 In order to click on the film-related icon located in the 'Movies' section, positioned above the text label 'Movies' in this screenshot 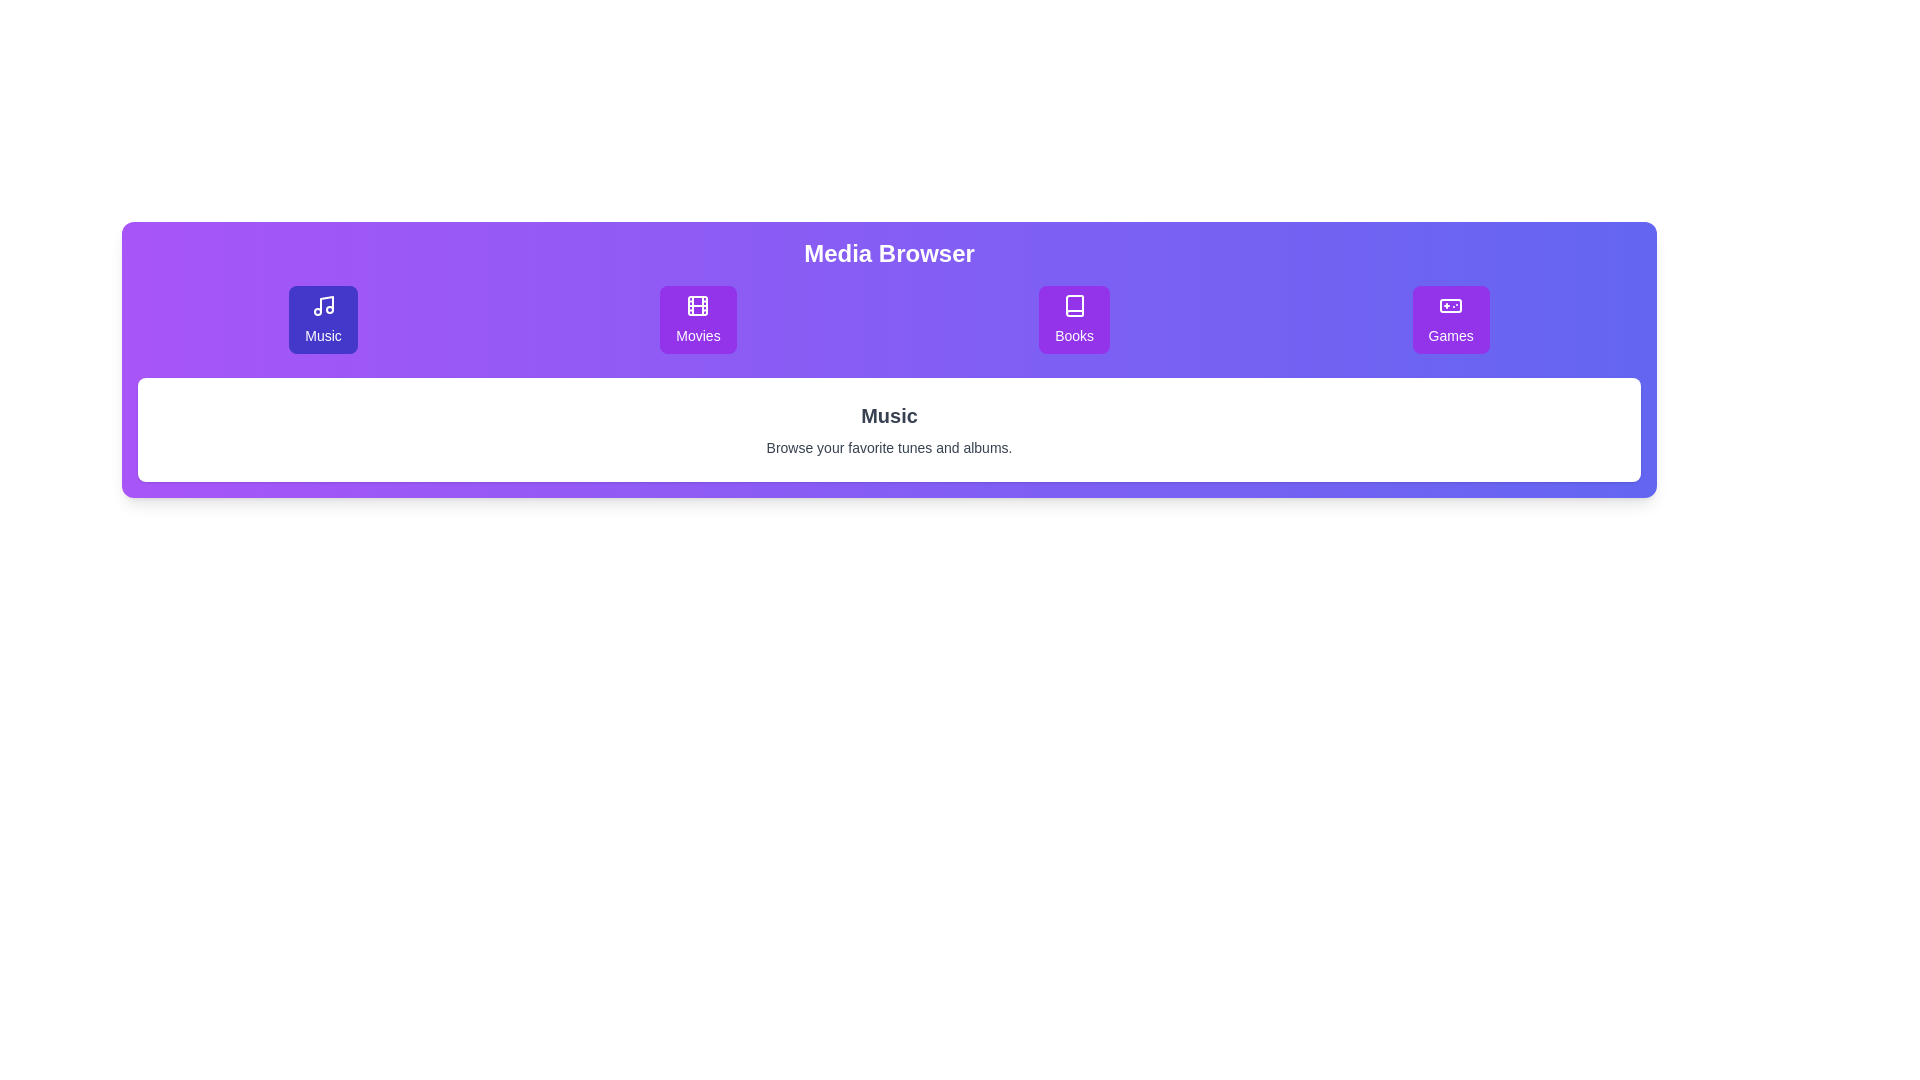, I will do `click(698, 305)`.